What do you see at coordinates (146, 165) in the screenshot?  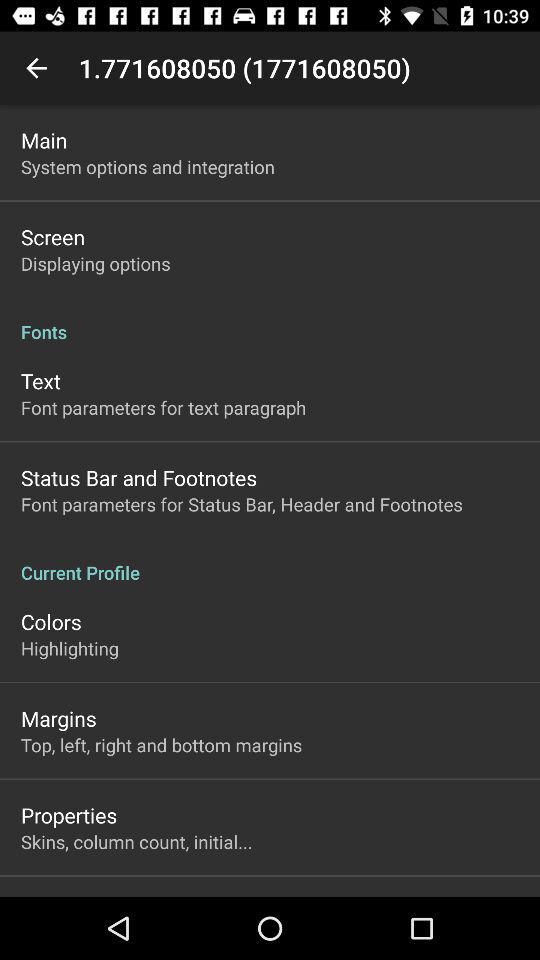 I see `icon above screen icon` at bounding box center [146, 165].